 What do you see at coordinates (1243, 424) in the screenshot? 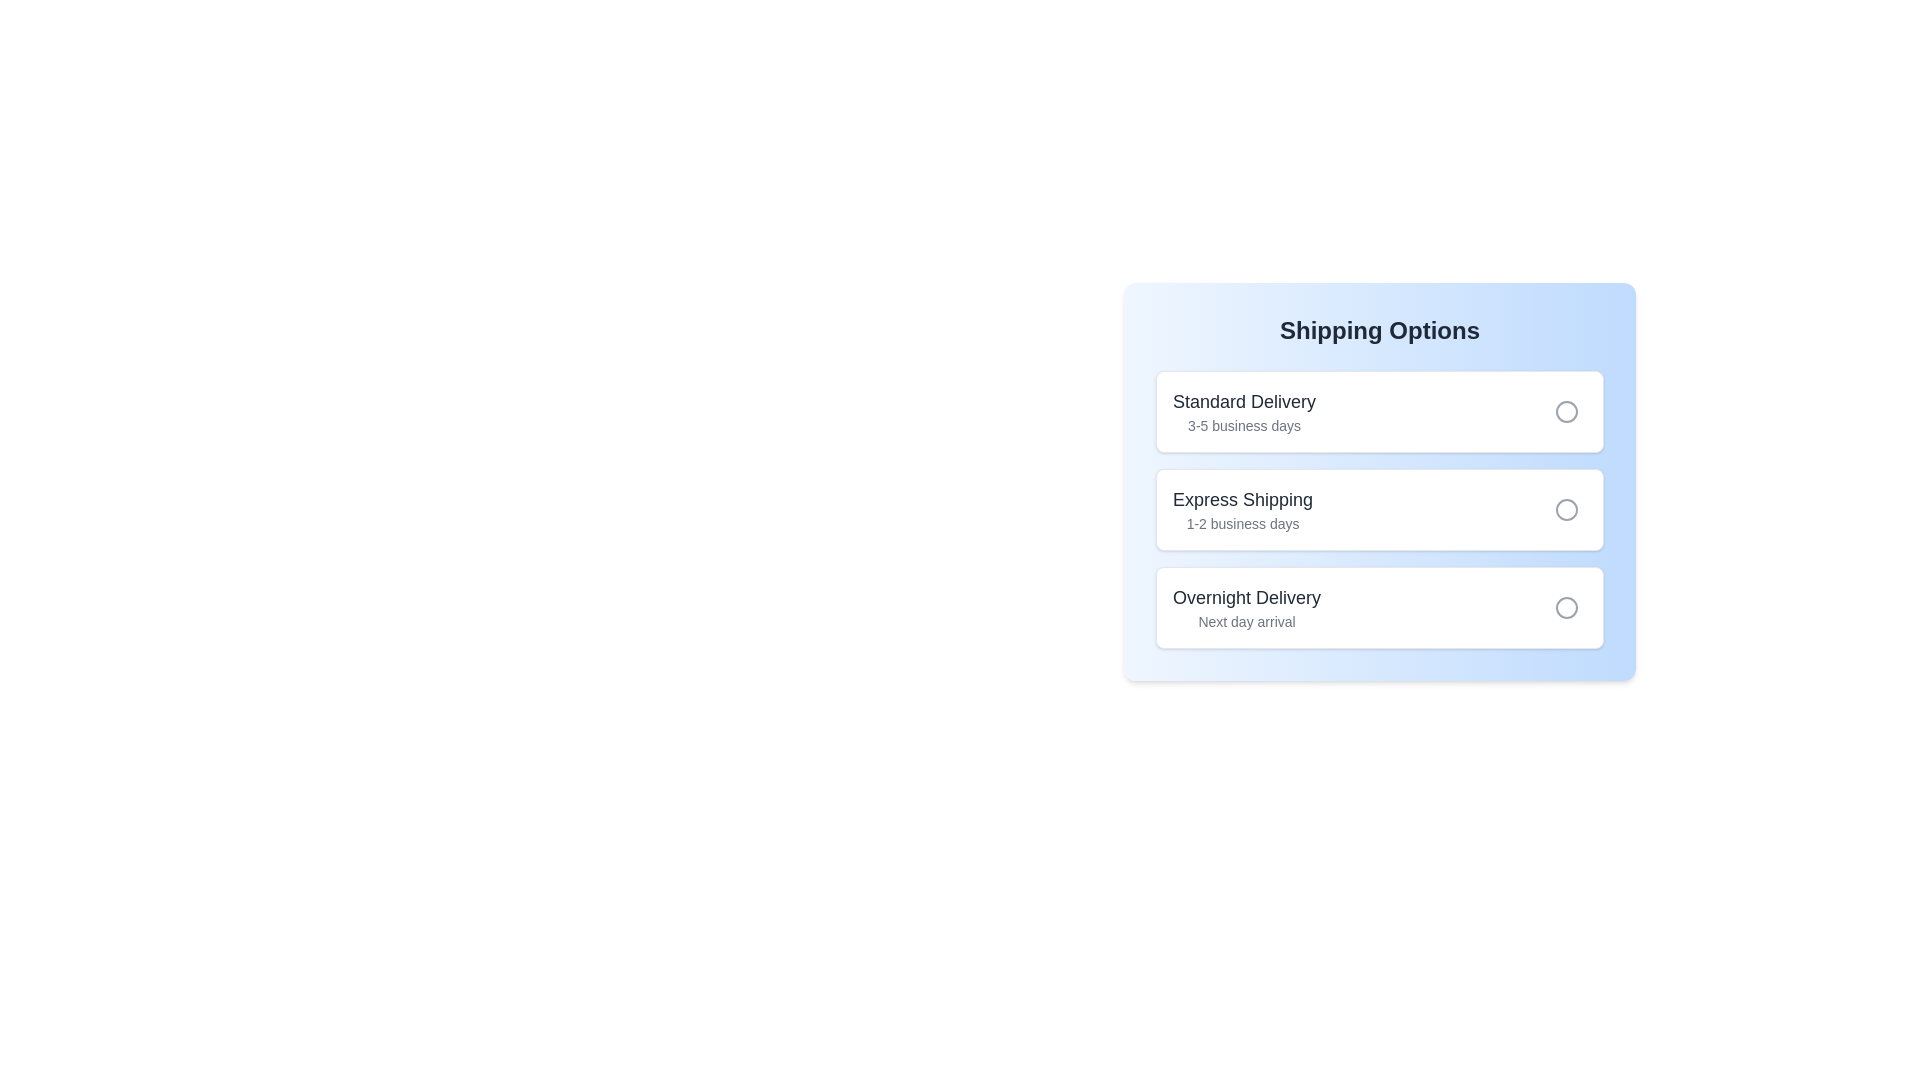
I see `the text label stating '3-5 business days' located directly below the 'Standard Delivery' label in the 'Shipping Options' section to potentially see additional details` at bounding box center [1243, 424].